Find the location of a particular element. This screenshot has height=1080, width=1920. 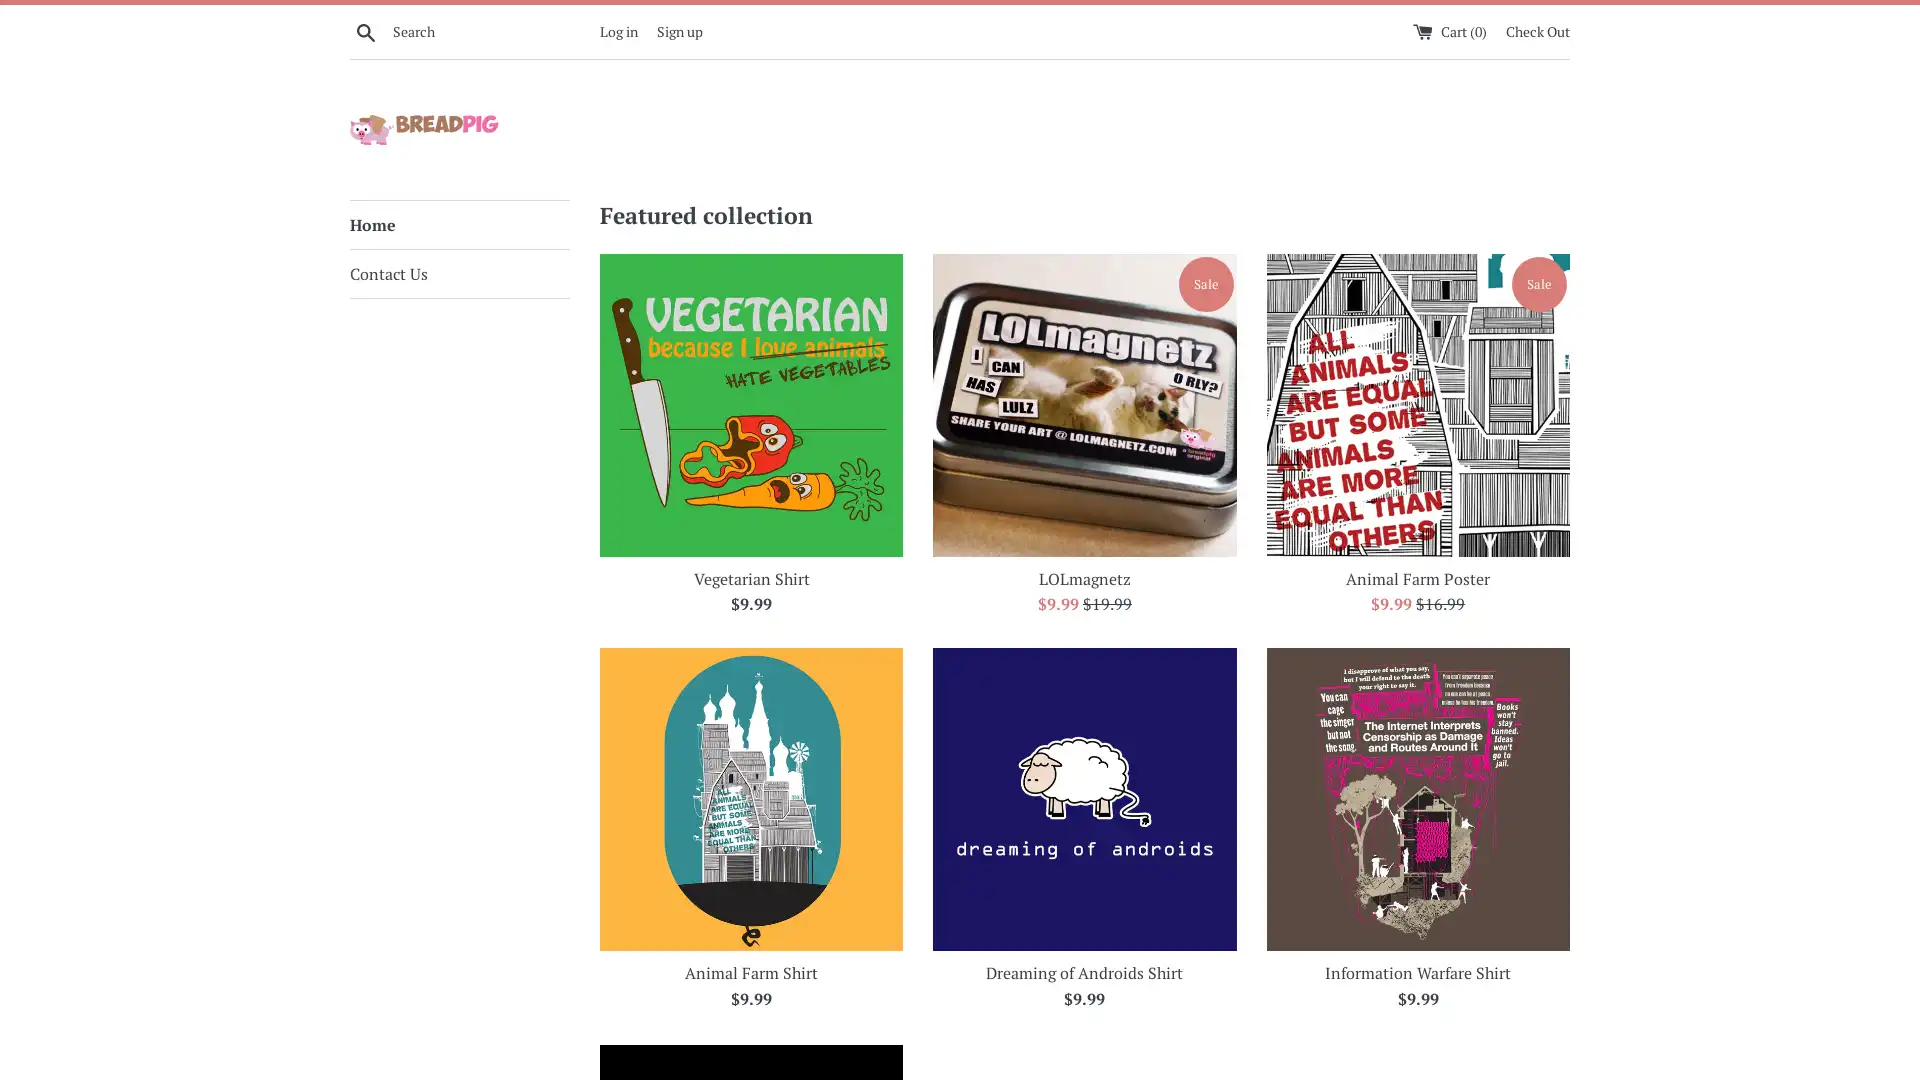

Search is located at coordinates (365, 30).